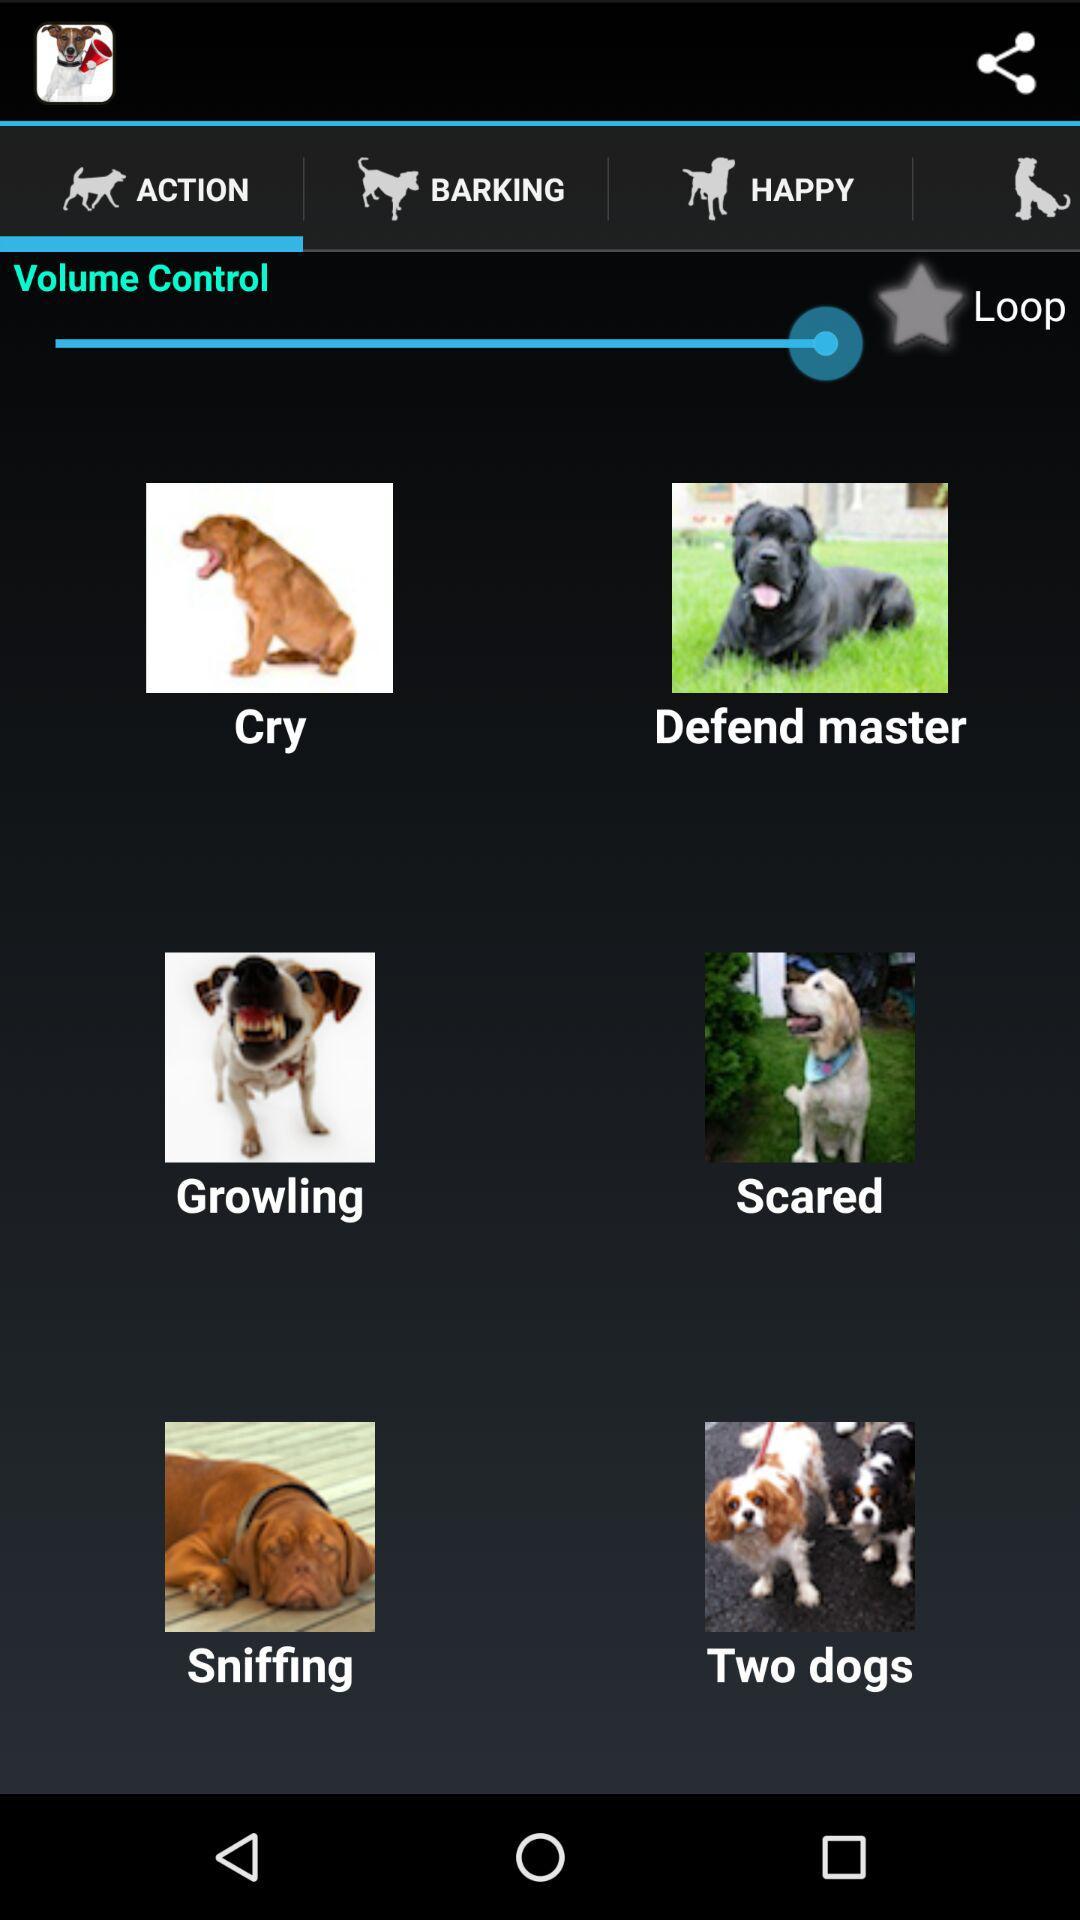  I want to click on the icon to the right of volume control, so click(966, 303).